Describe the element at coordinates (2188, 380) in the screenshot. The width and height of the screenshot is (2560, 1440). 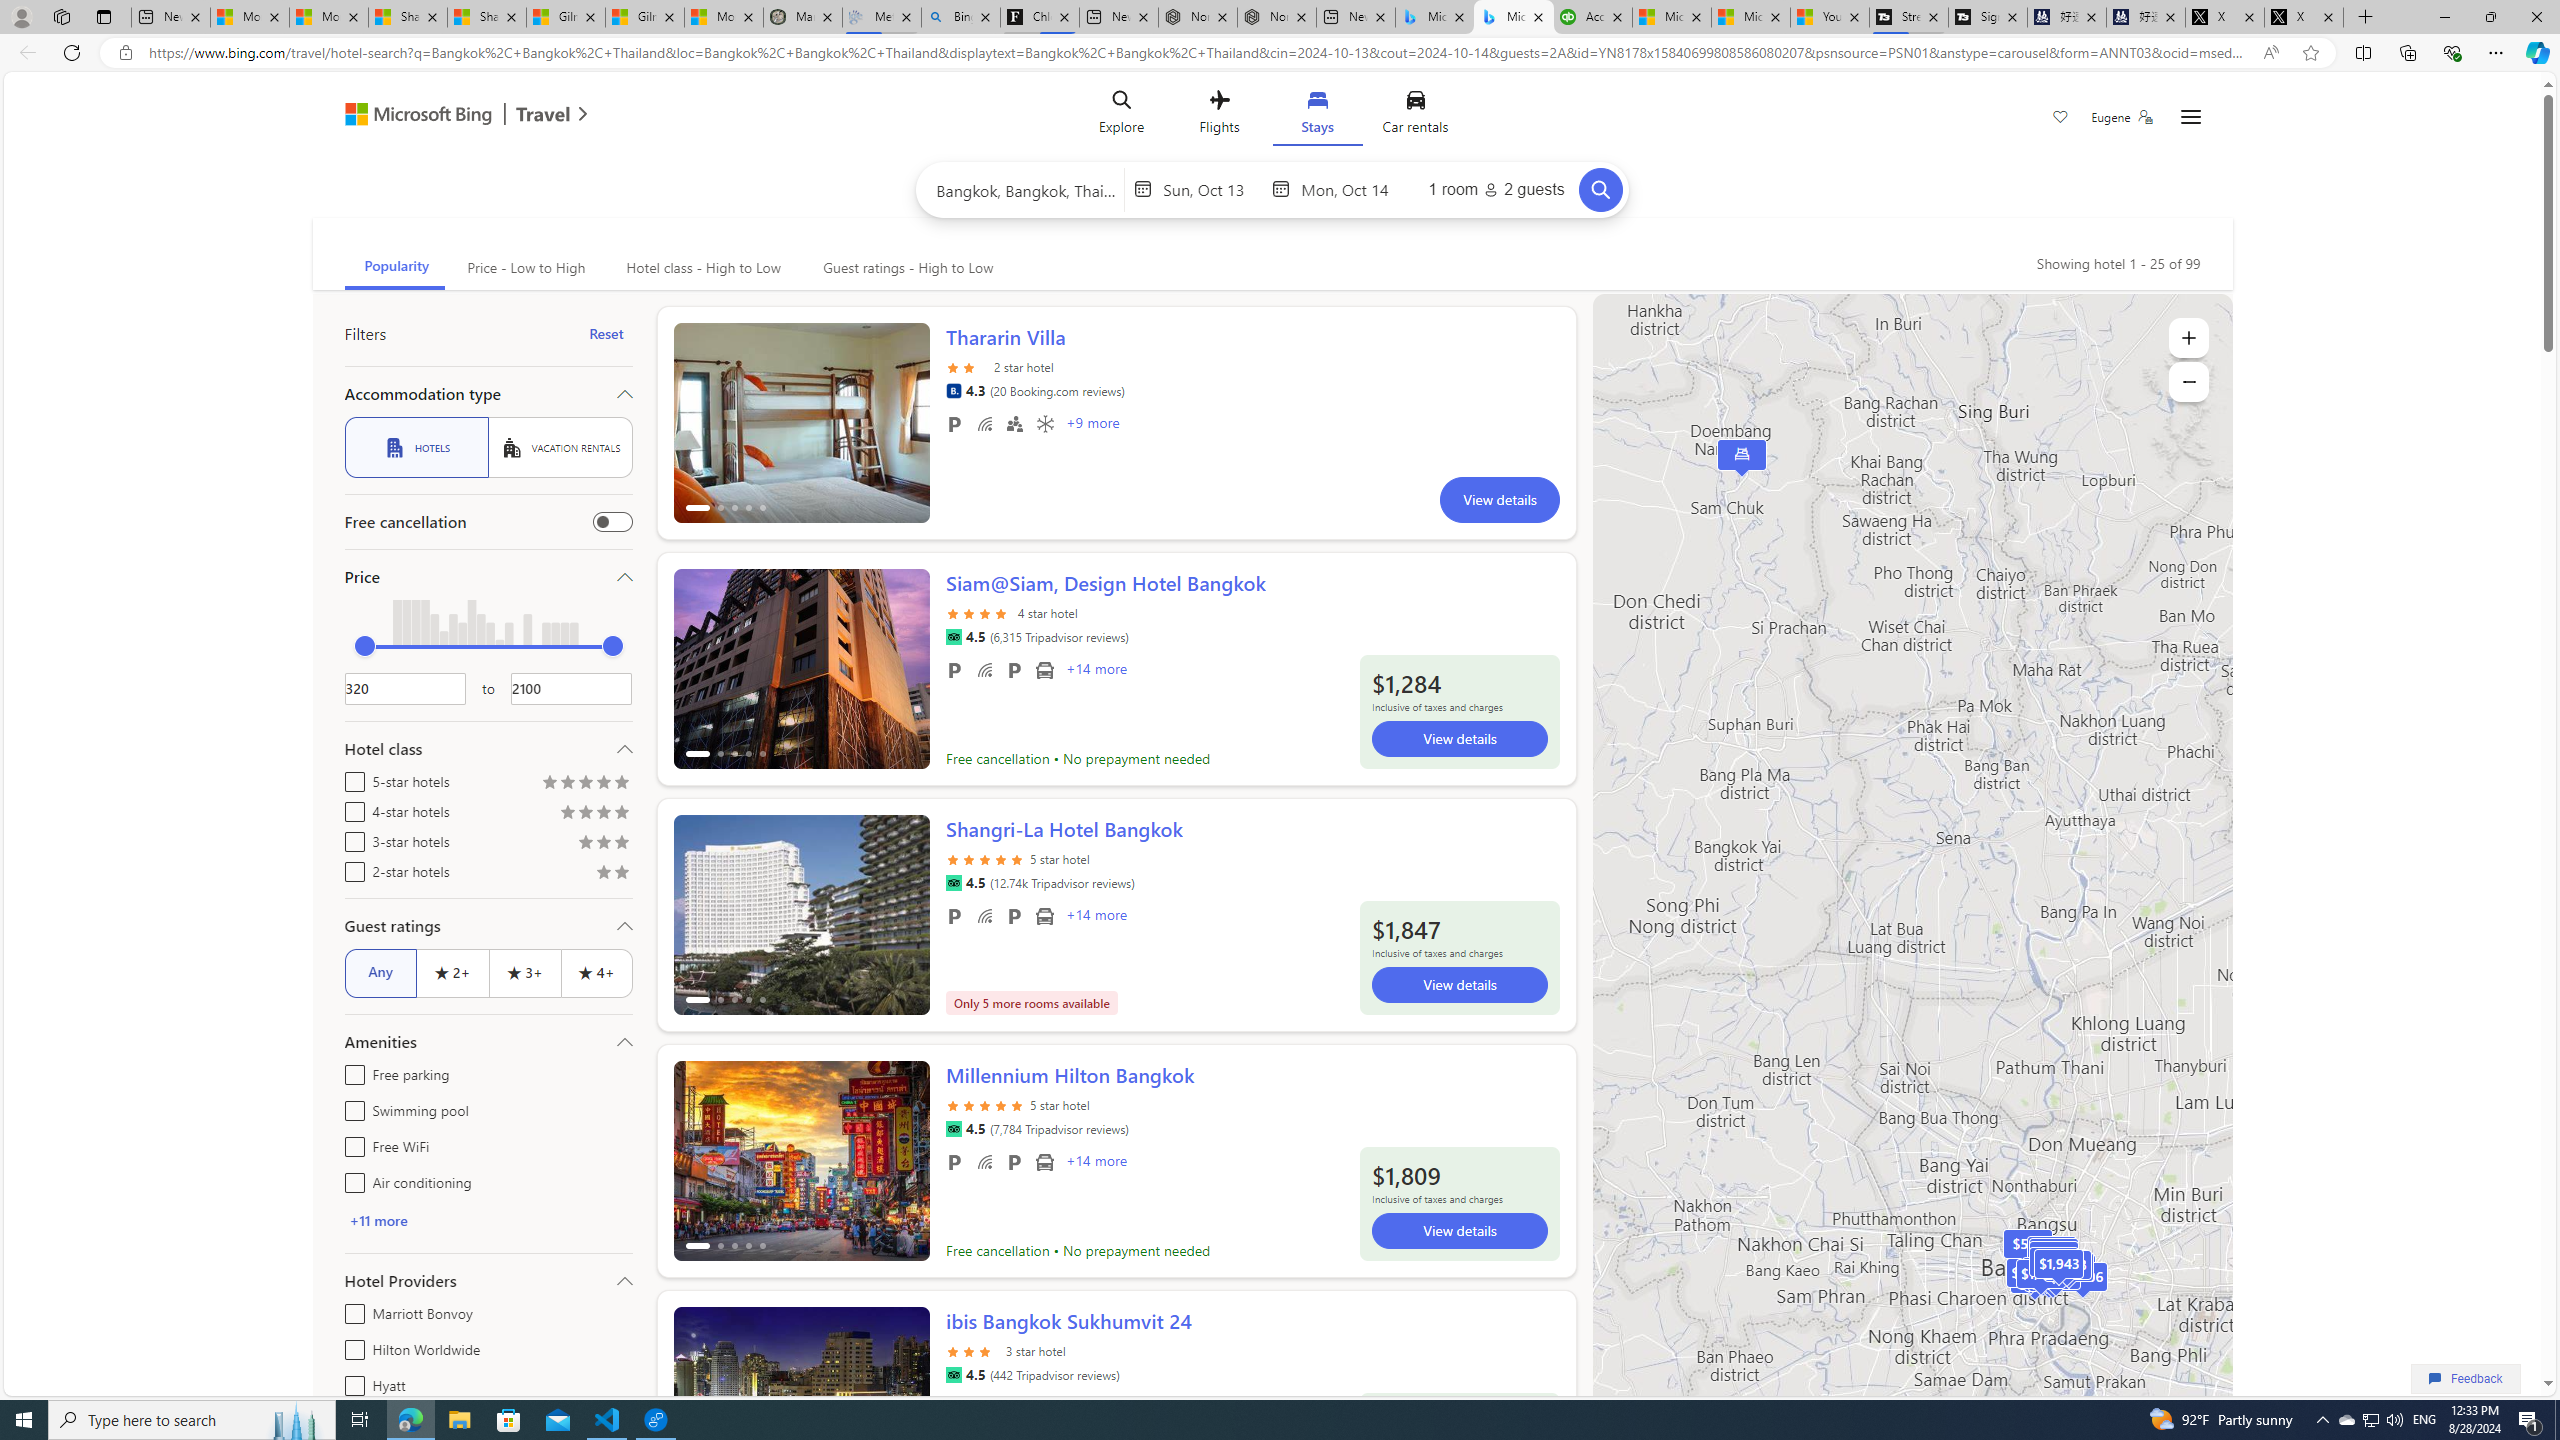
I see `'Zoom out'` at that location.